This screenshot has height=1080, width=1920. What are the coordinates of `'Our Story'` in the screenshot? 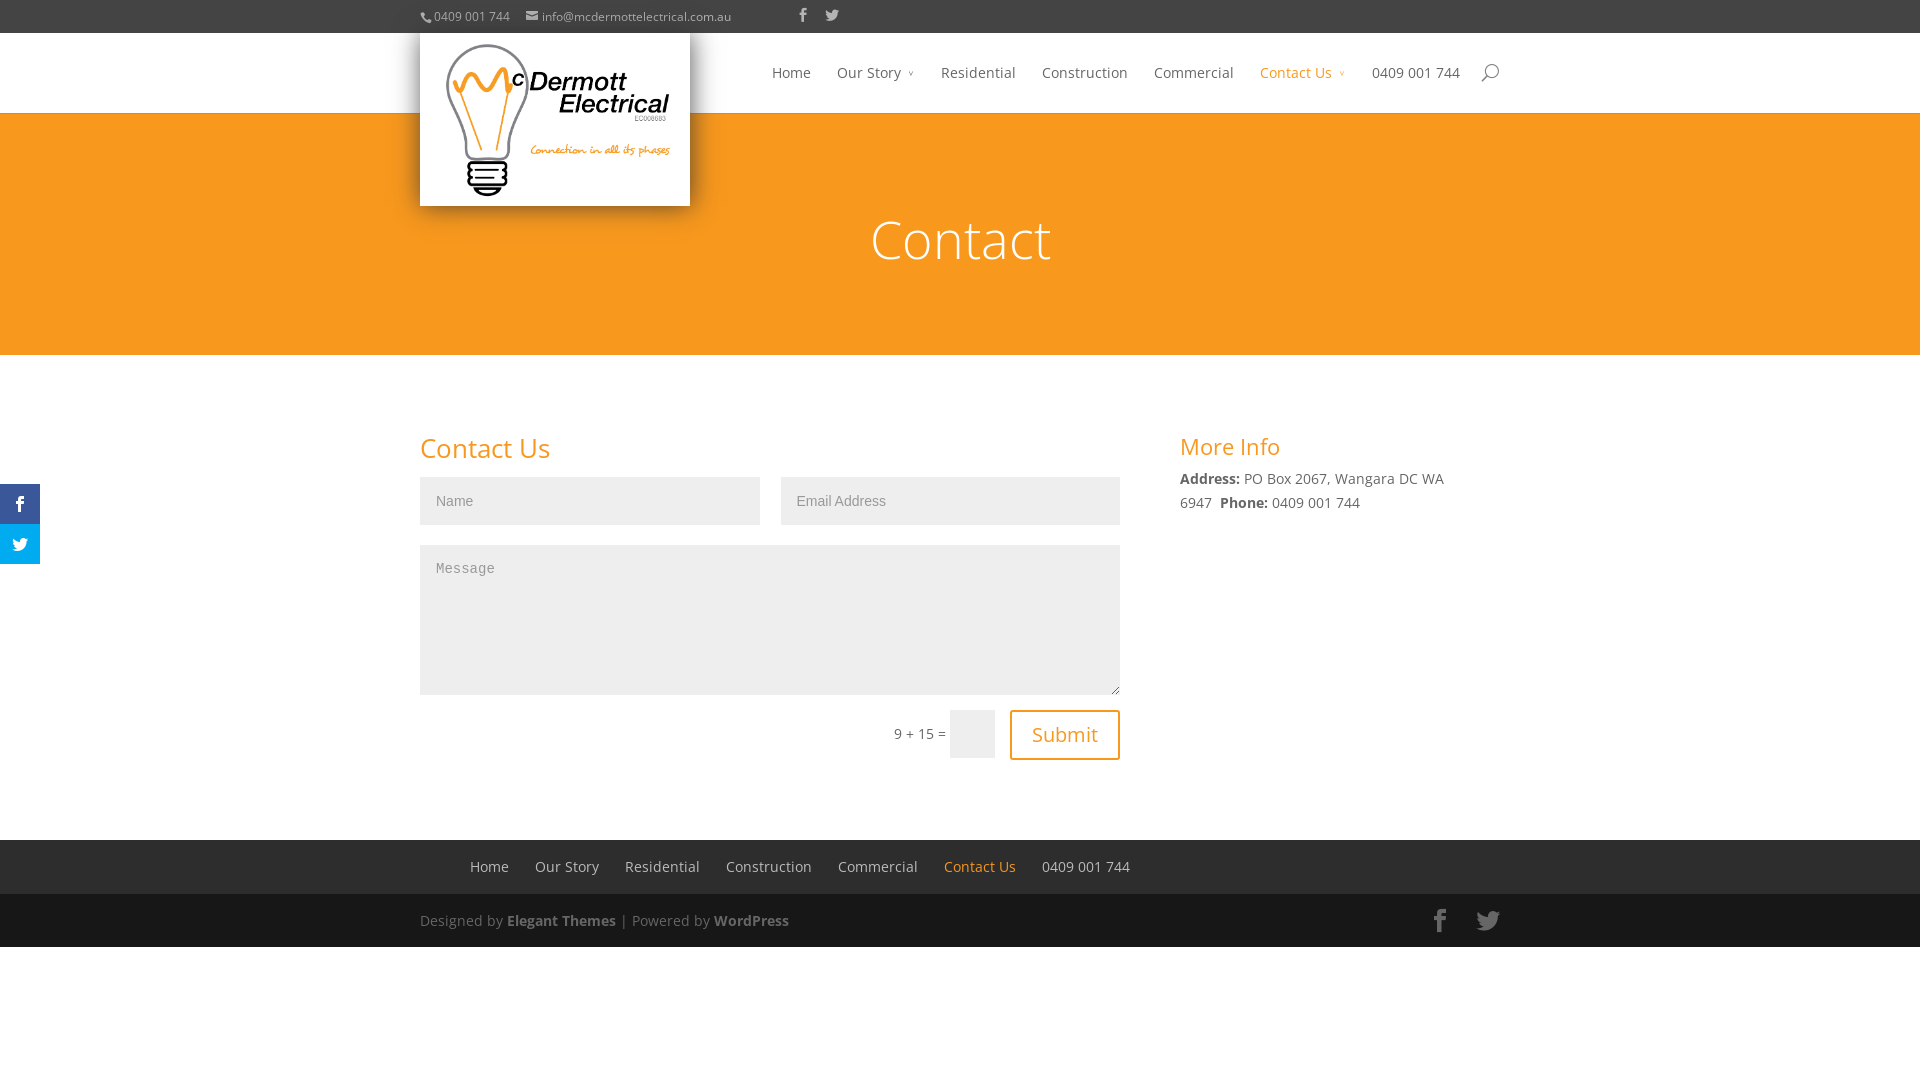 It's located at (565, 865).